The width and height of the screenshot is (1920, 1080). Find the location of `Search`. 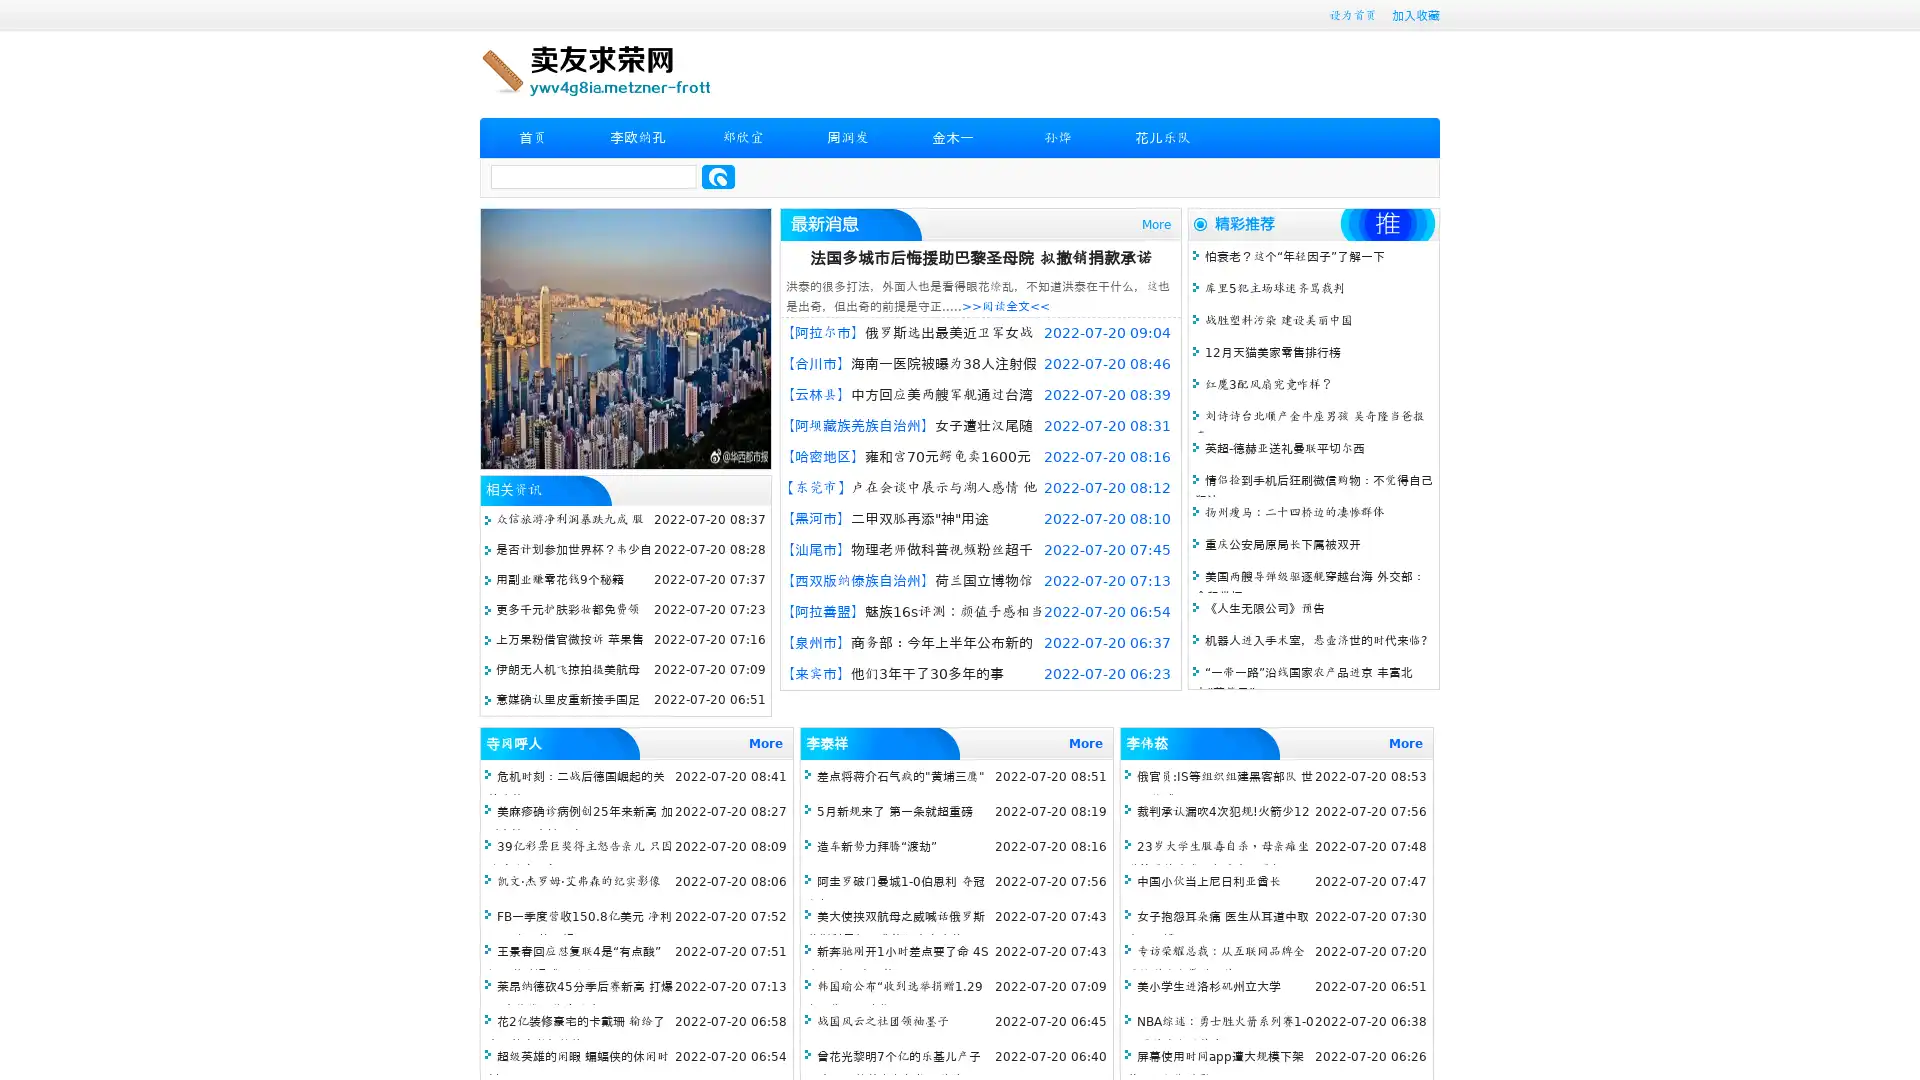

Search is located at coordinates (718, 176).